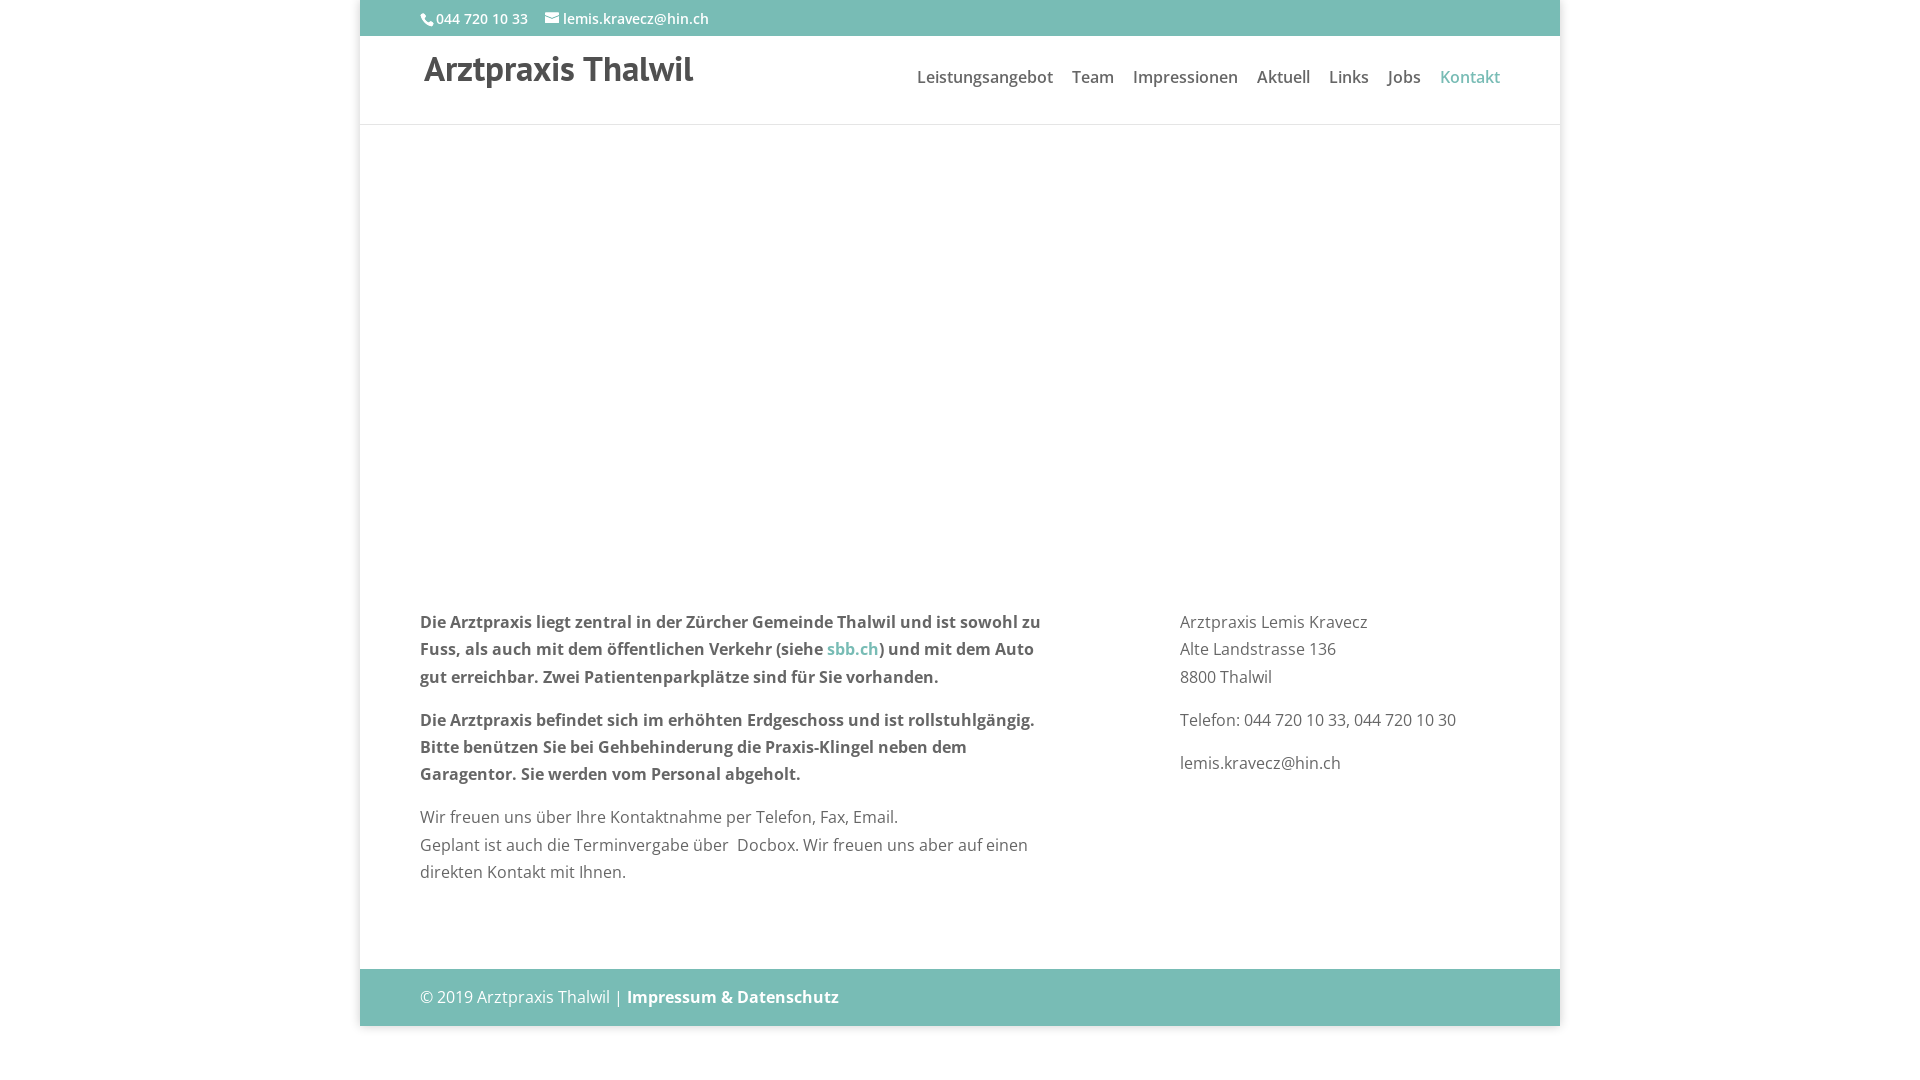  What do you see at coordinates (558, 73) in the screenshot?
I see `'Arztpraxis Thalwil'` at bounding box center [558, 73].